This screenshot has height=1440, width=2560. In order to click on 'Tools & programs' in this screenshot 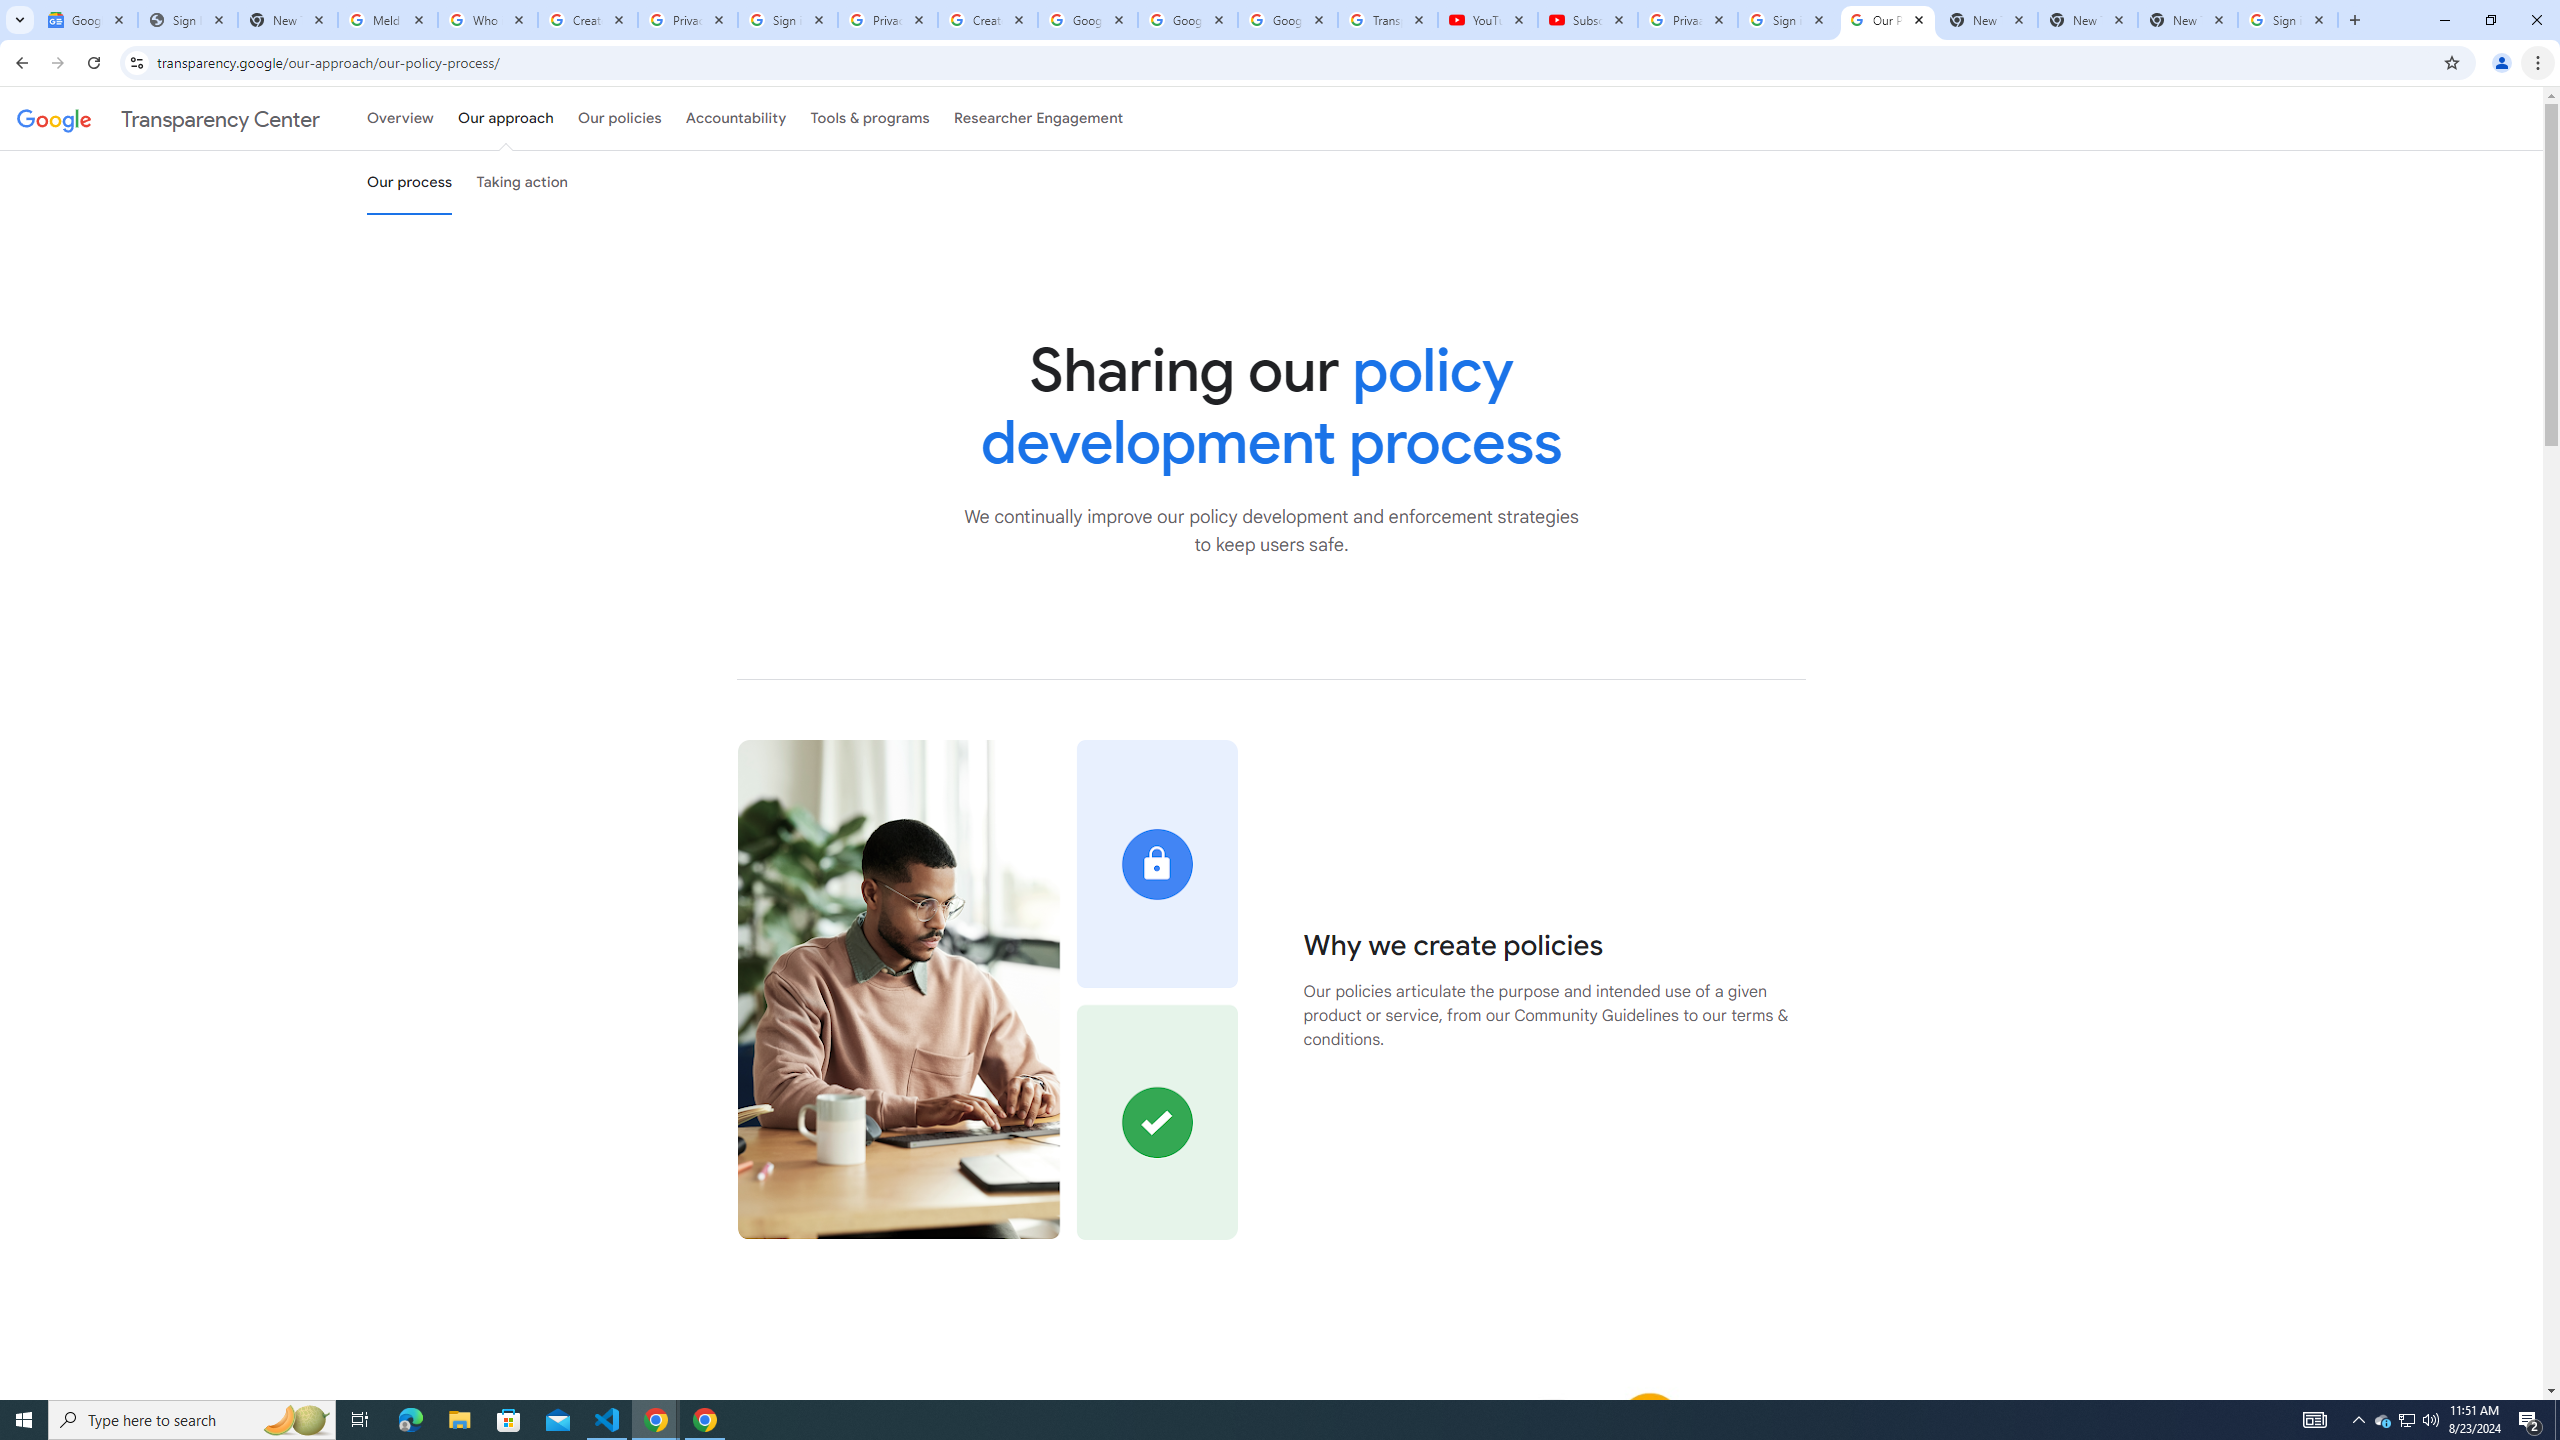, I will do `click(869, 118)`.